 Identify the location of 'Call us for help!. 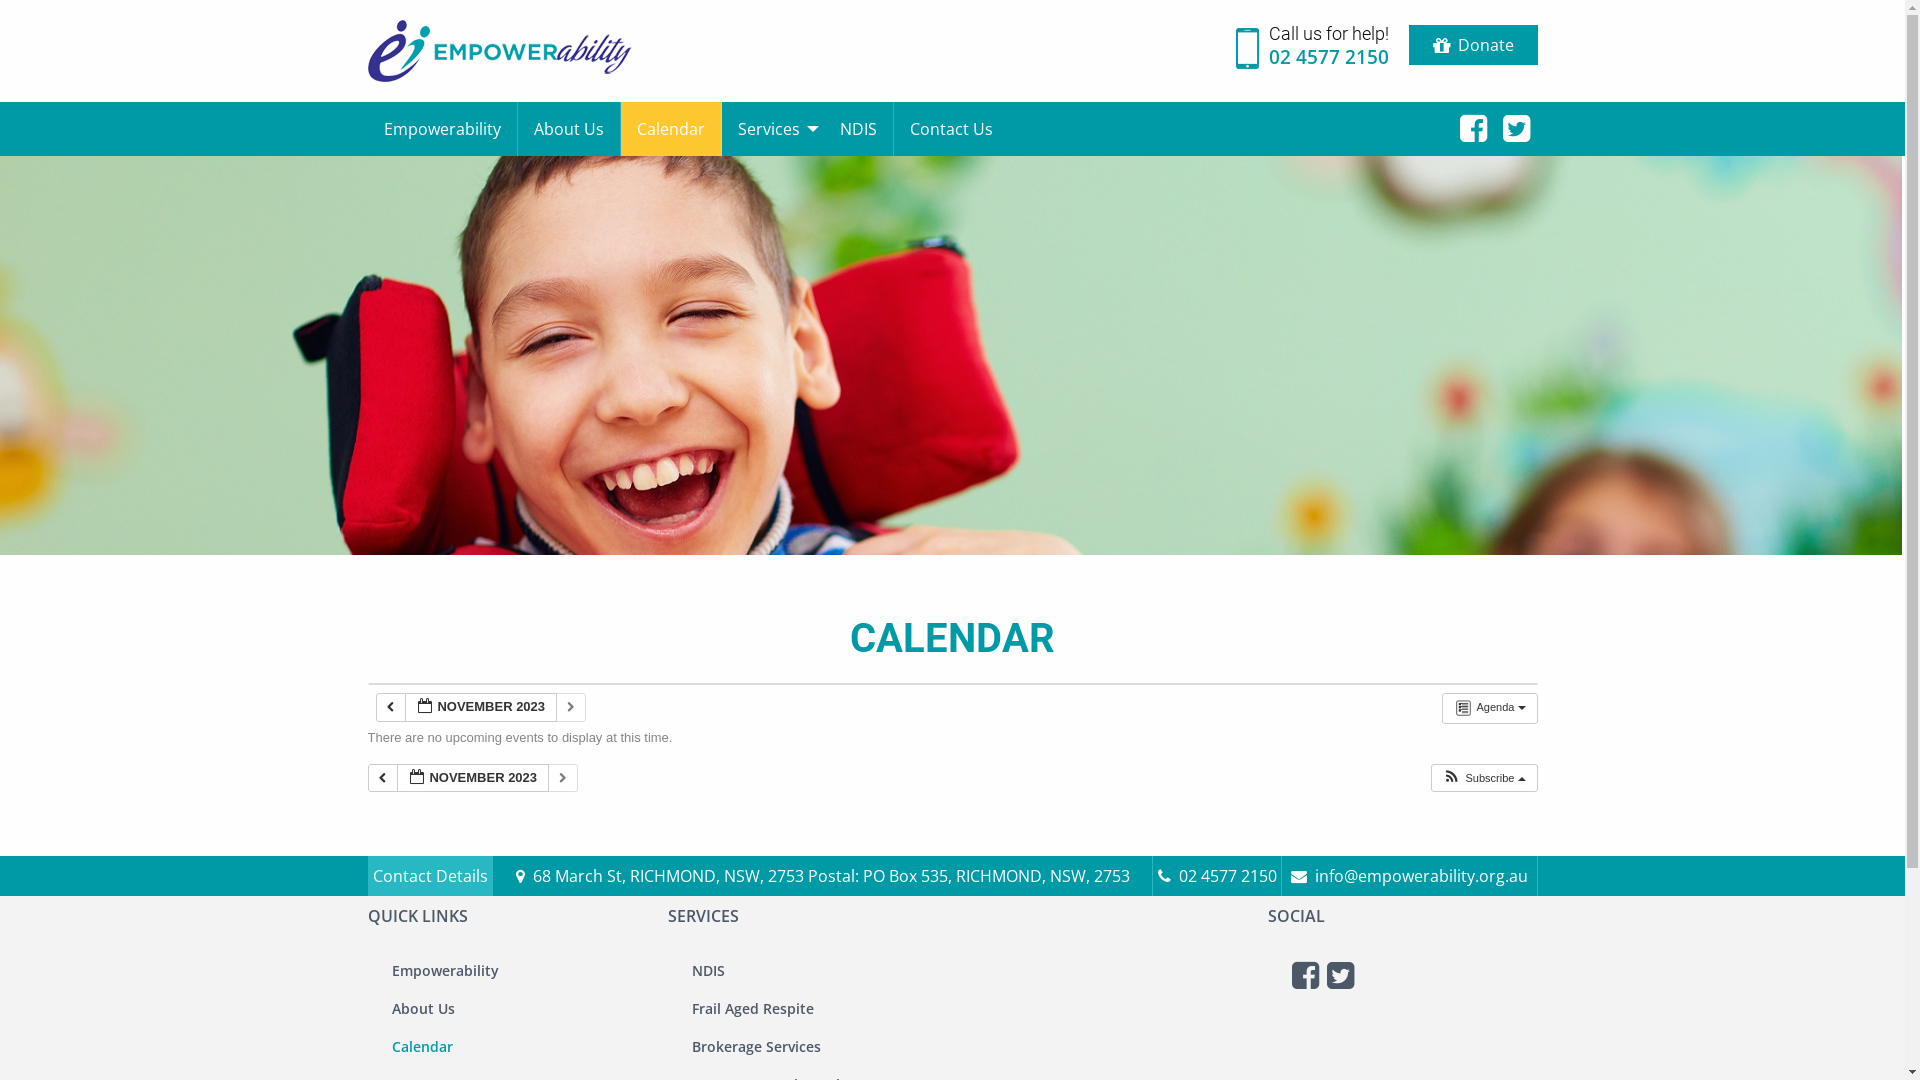
(1312, 50).